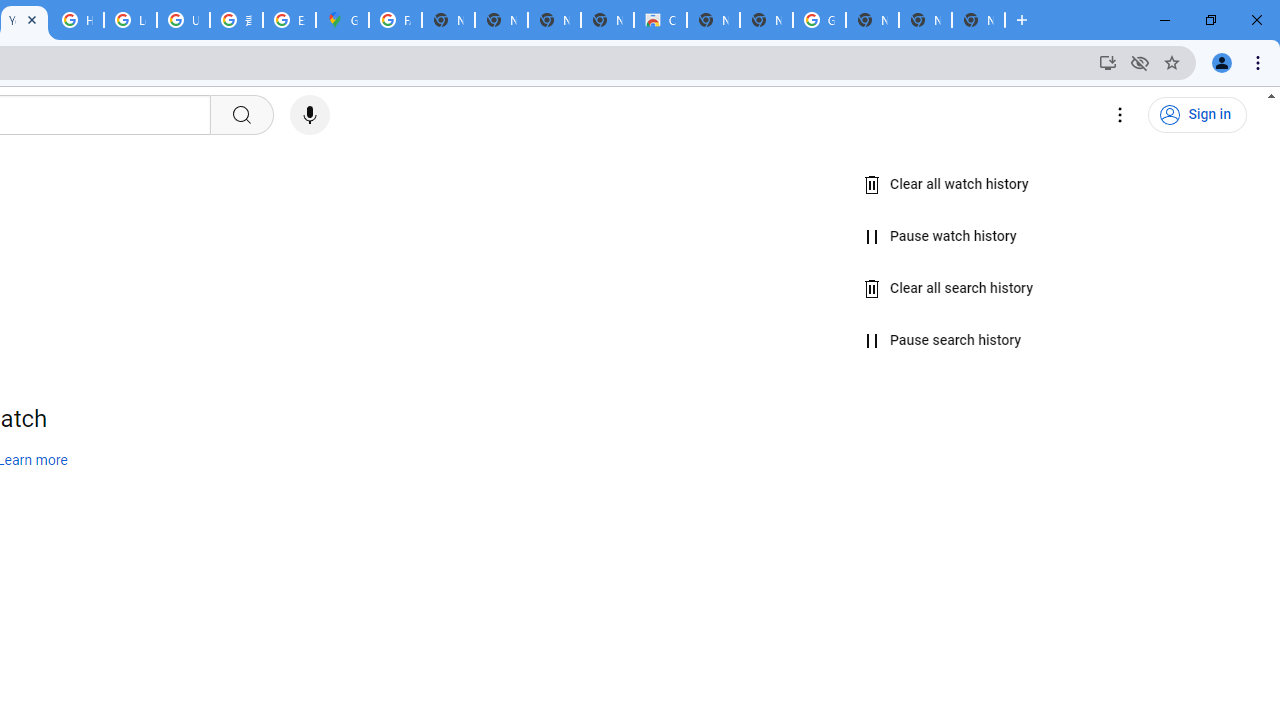 Image resolution: width=1280 pixels, height=720 pixels. I want to click on 'Install YouTube', so click(1106, 61).